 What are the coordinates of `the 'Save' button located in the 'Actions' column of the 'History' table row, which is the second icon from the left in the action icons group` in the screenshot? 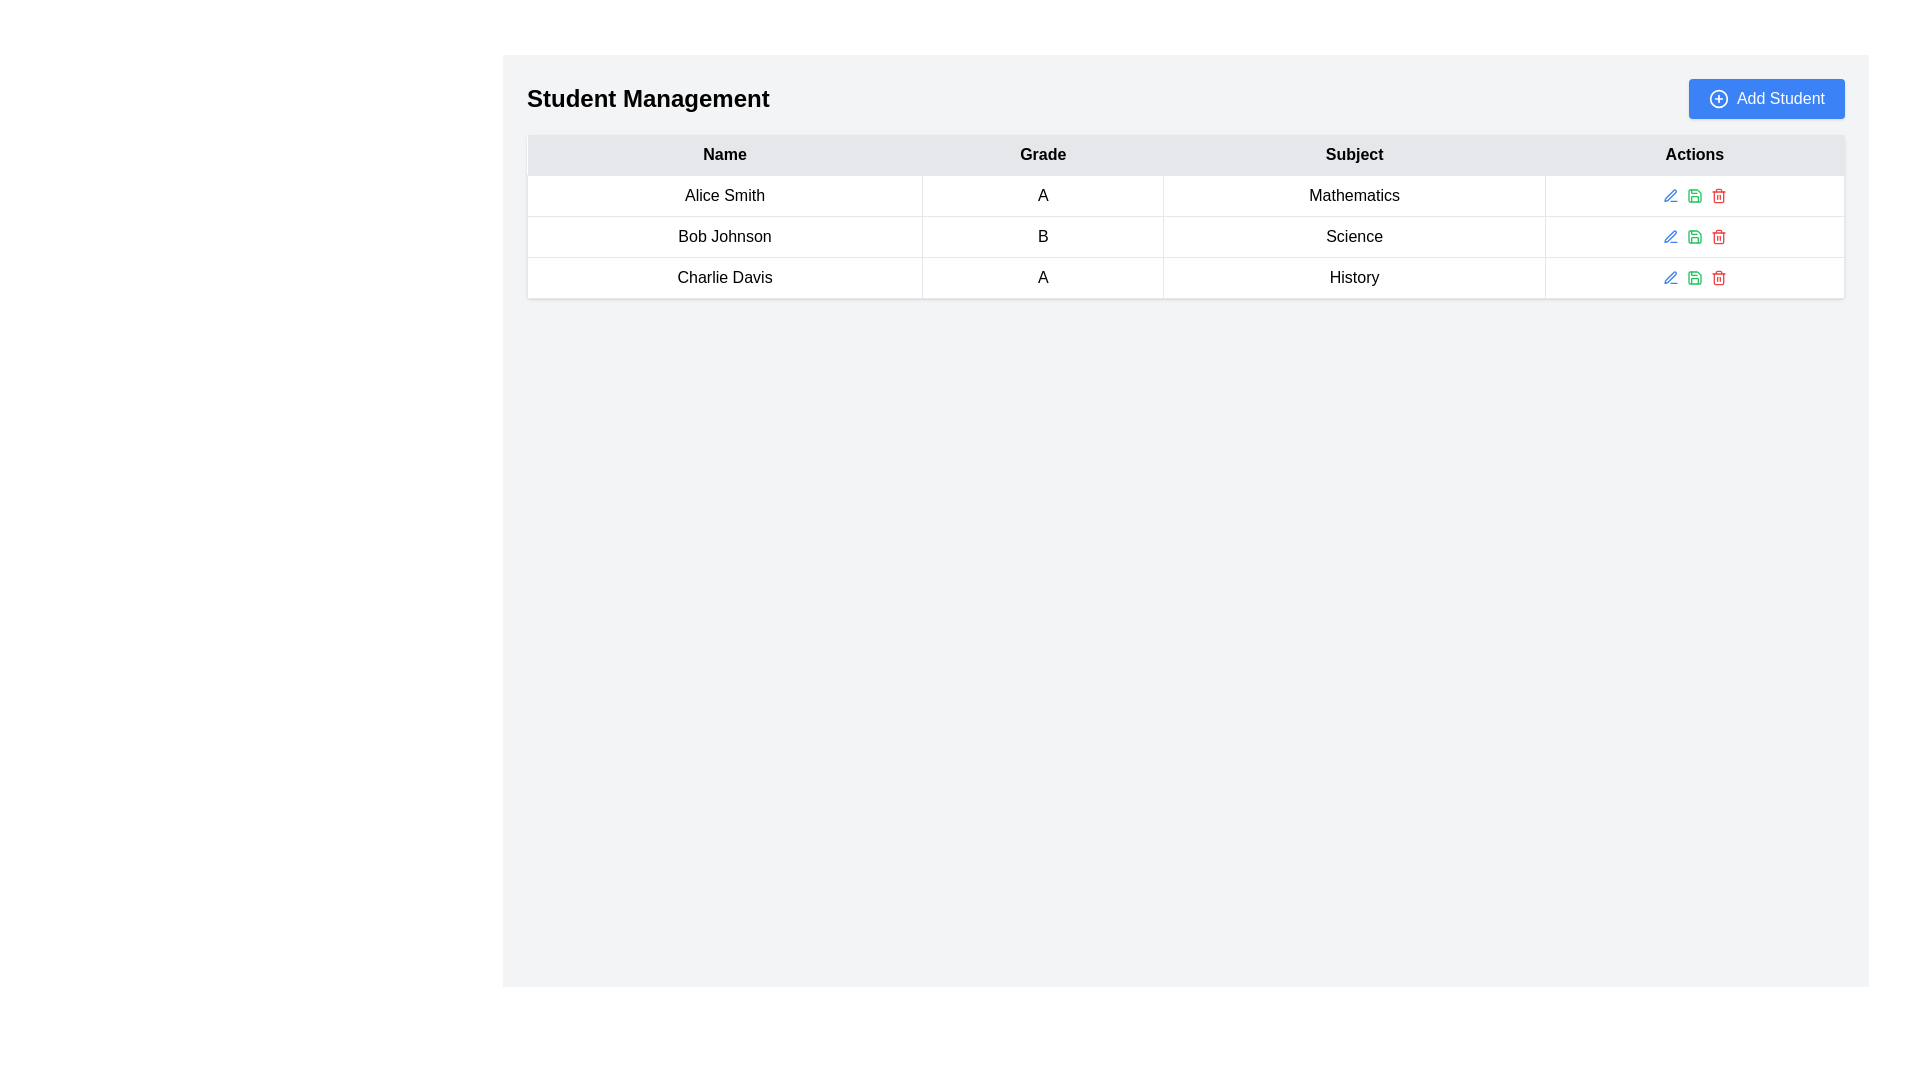 It's located at (1693, 277).